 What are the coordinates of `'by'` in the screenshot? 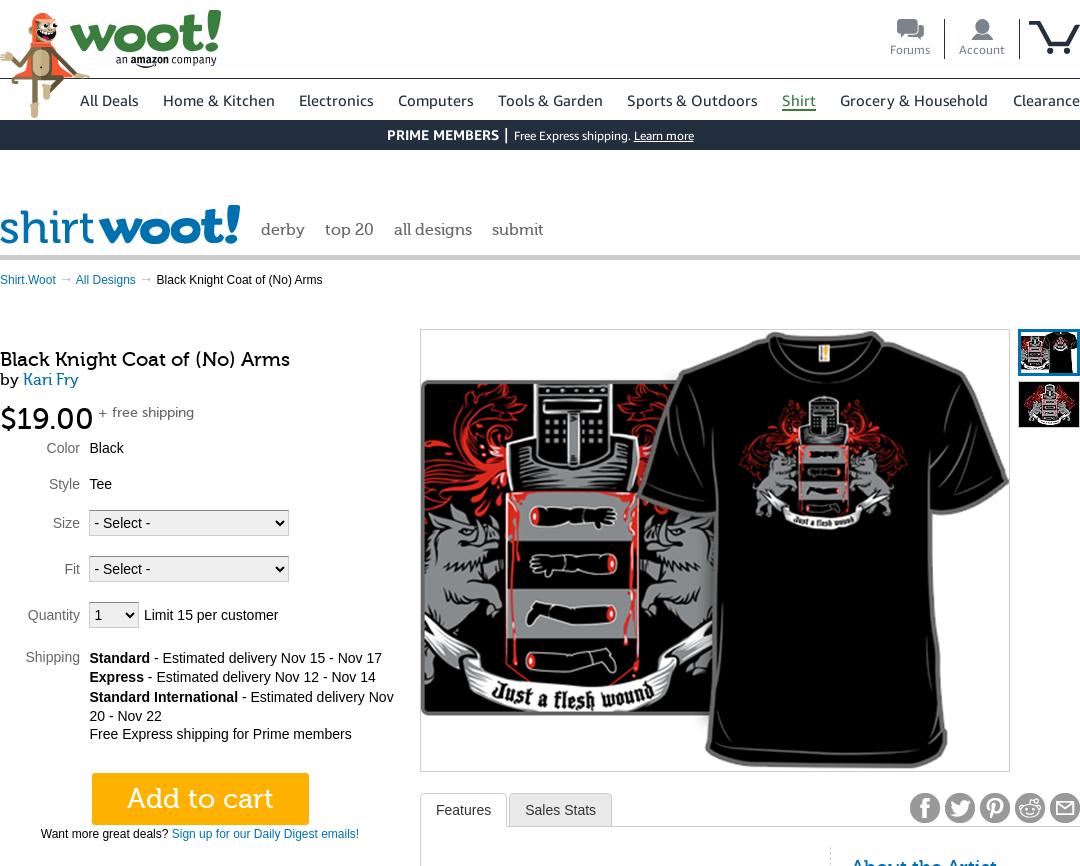 It's located at (11, 379).